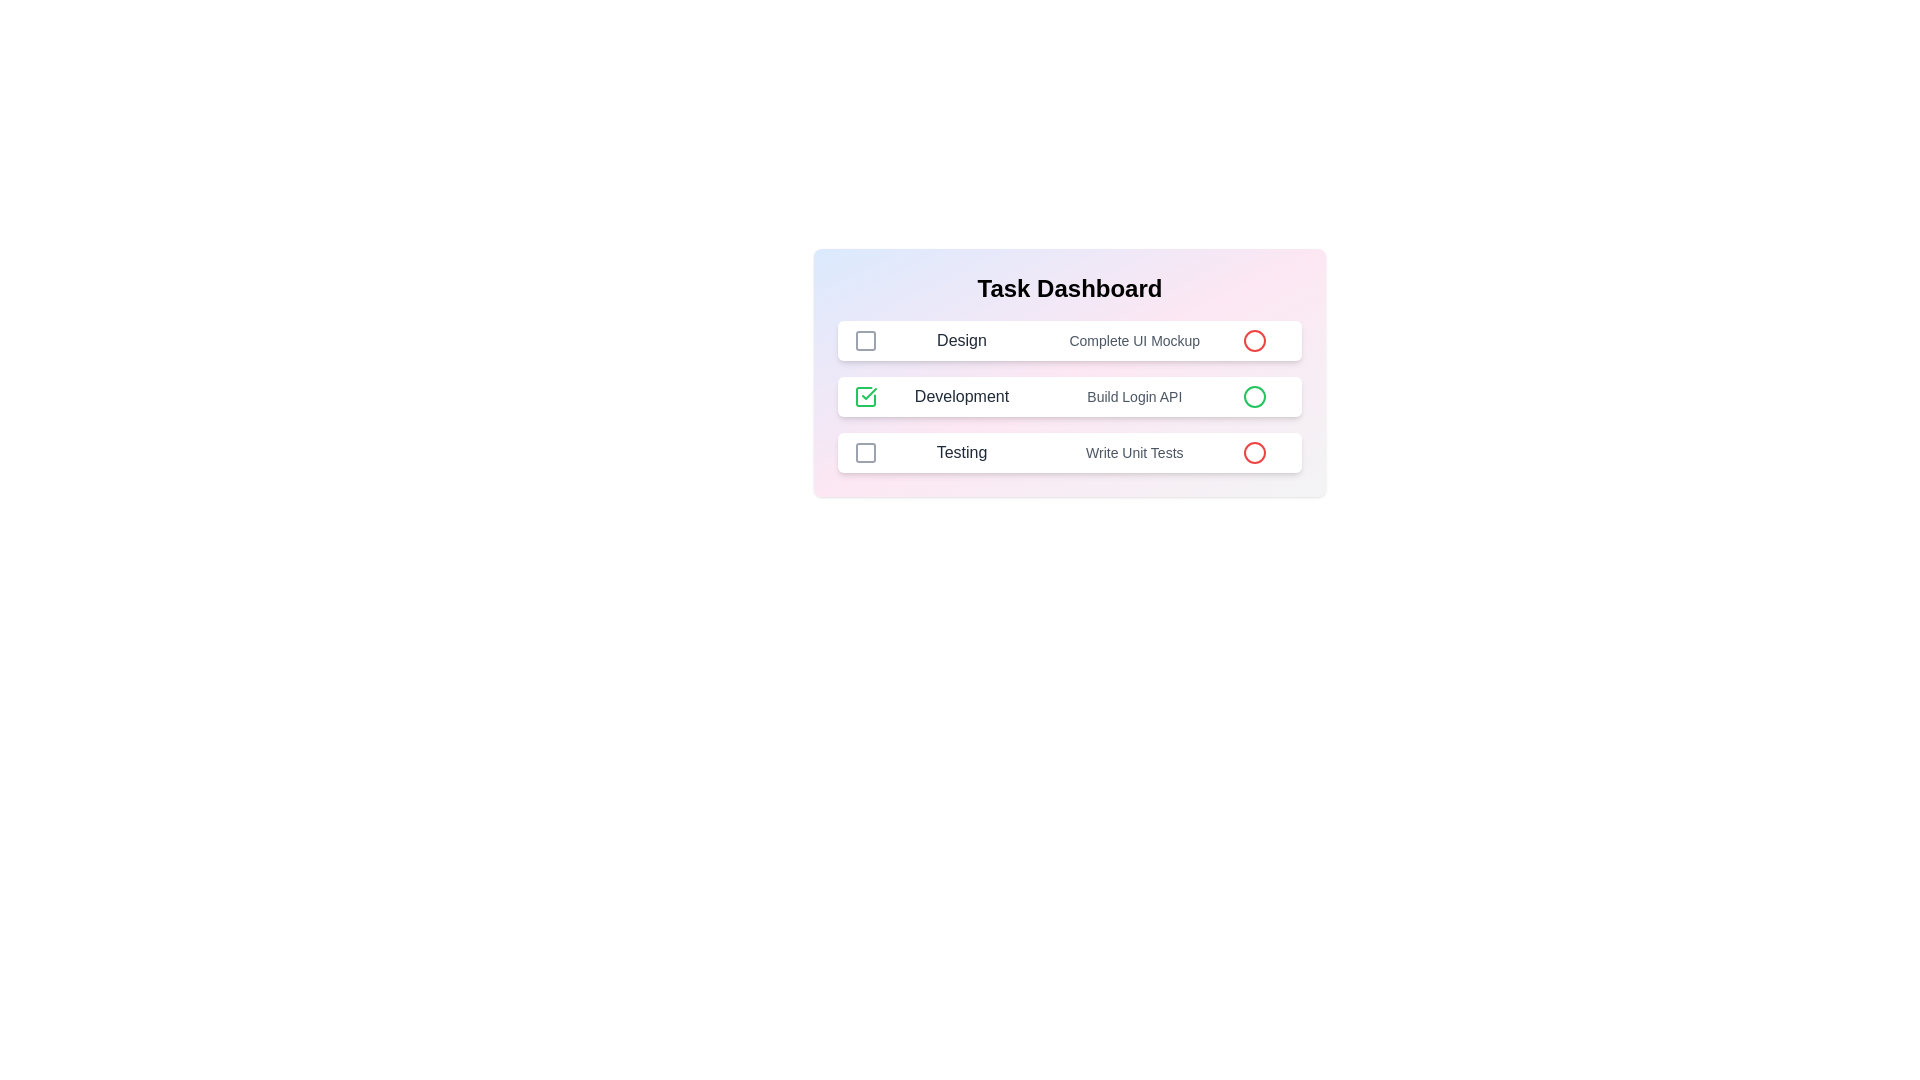 This screenshot has width=1920, height=1080. Describe the element at coordinates (865, 397) in the screenshot. I see `the completion icon for the task 'Development'` at that location.